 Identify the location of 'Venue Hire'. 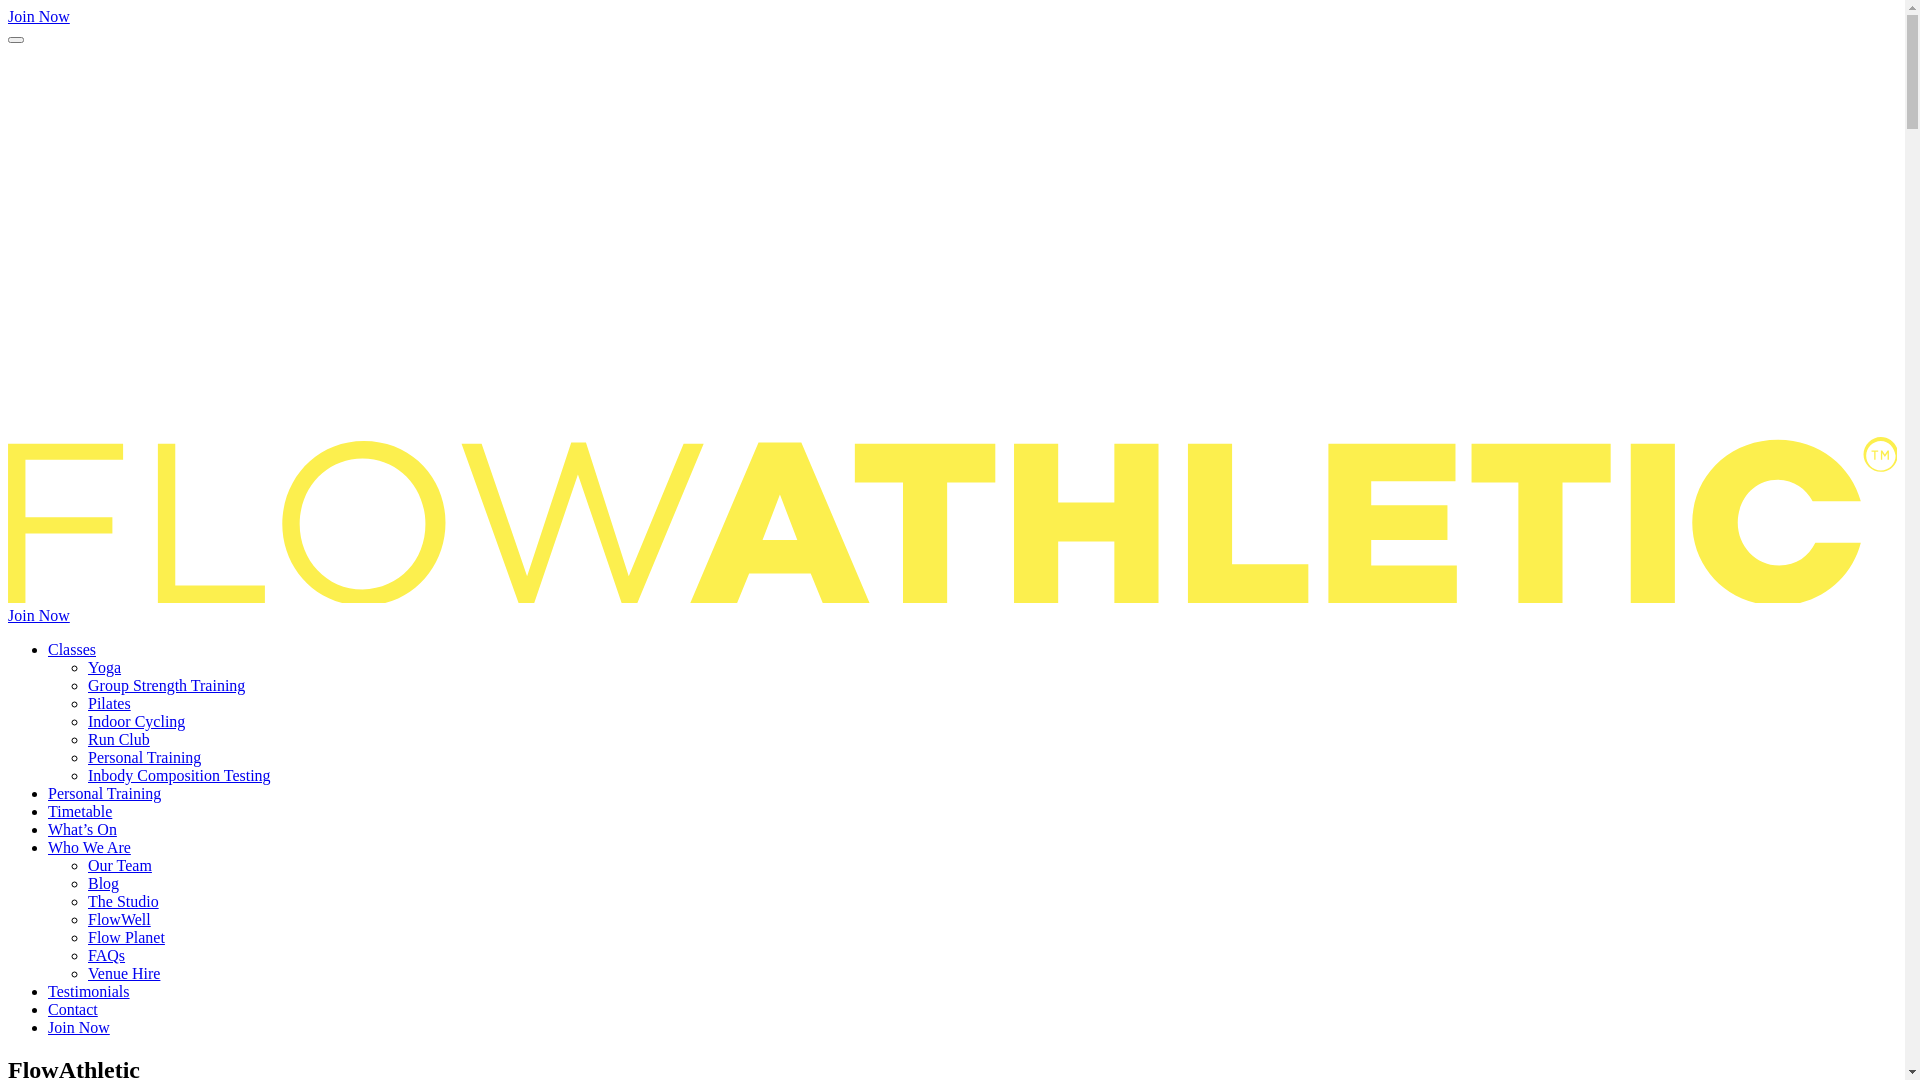
(123, 972).